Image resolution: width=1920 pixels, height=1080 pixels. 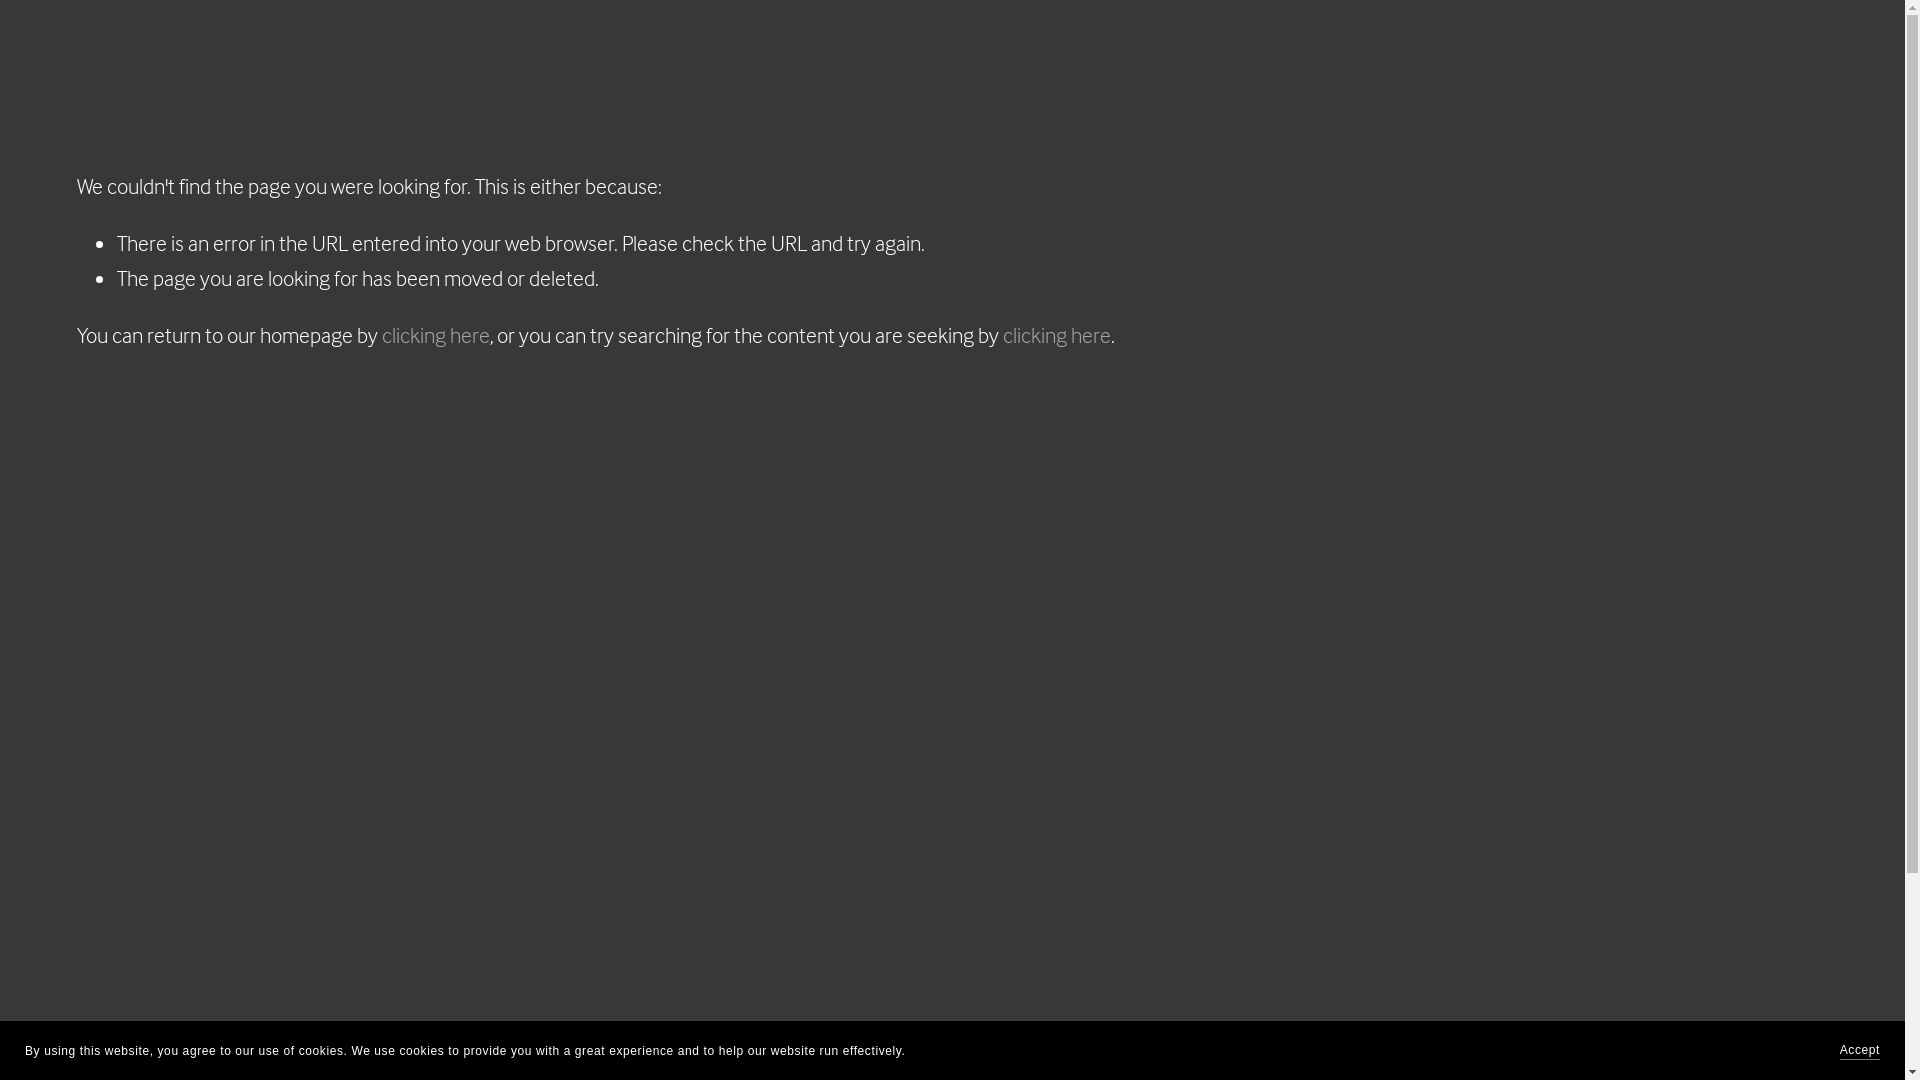 I want to click on 'clicking here', so click(x=382, y=334).